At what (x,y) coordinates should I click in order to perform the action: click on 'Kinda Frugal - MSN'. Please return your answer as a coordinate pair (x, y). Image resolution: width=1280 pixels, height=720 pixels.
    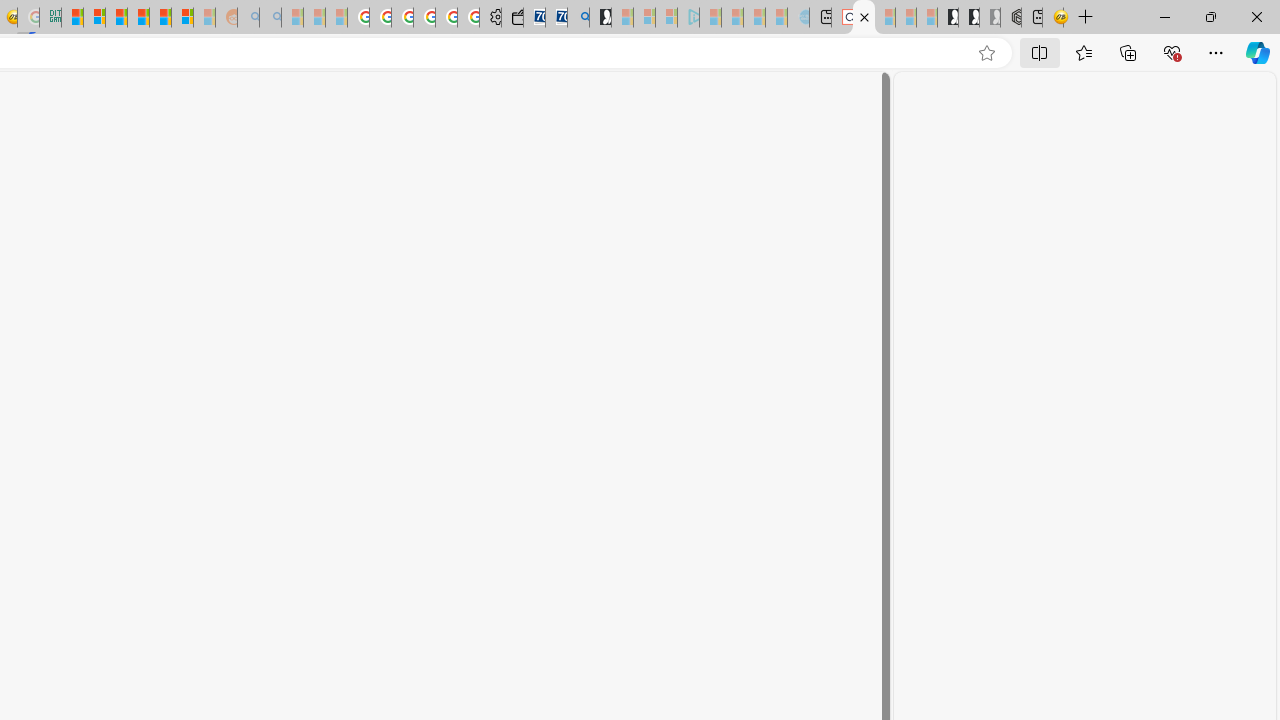
    Looking at the image, I should click on (160, 17).